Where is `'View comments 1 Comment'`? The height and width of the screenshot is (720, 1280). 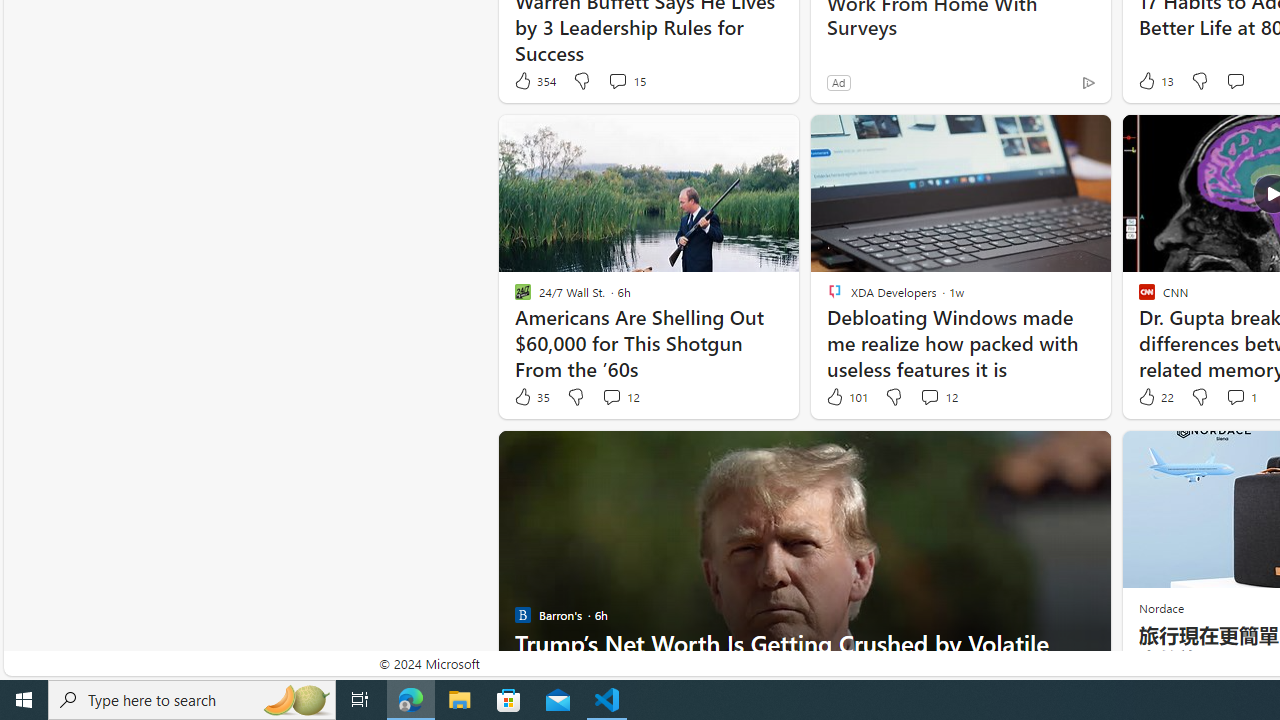
'View comments 1 Comment' is located at coordinates (1239, 397).